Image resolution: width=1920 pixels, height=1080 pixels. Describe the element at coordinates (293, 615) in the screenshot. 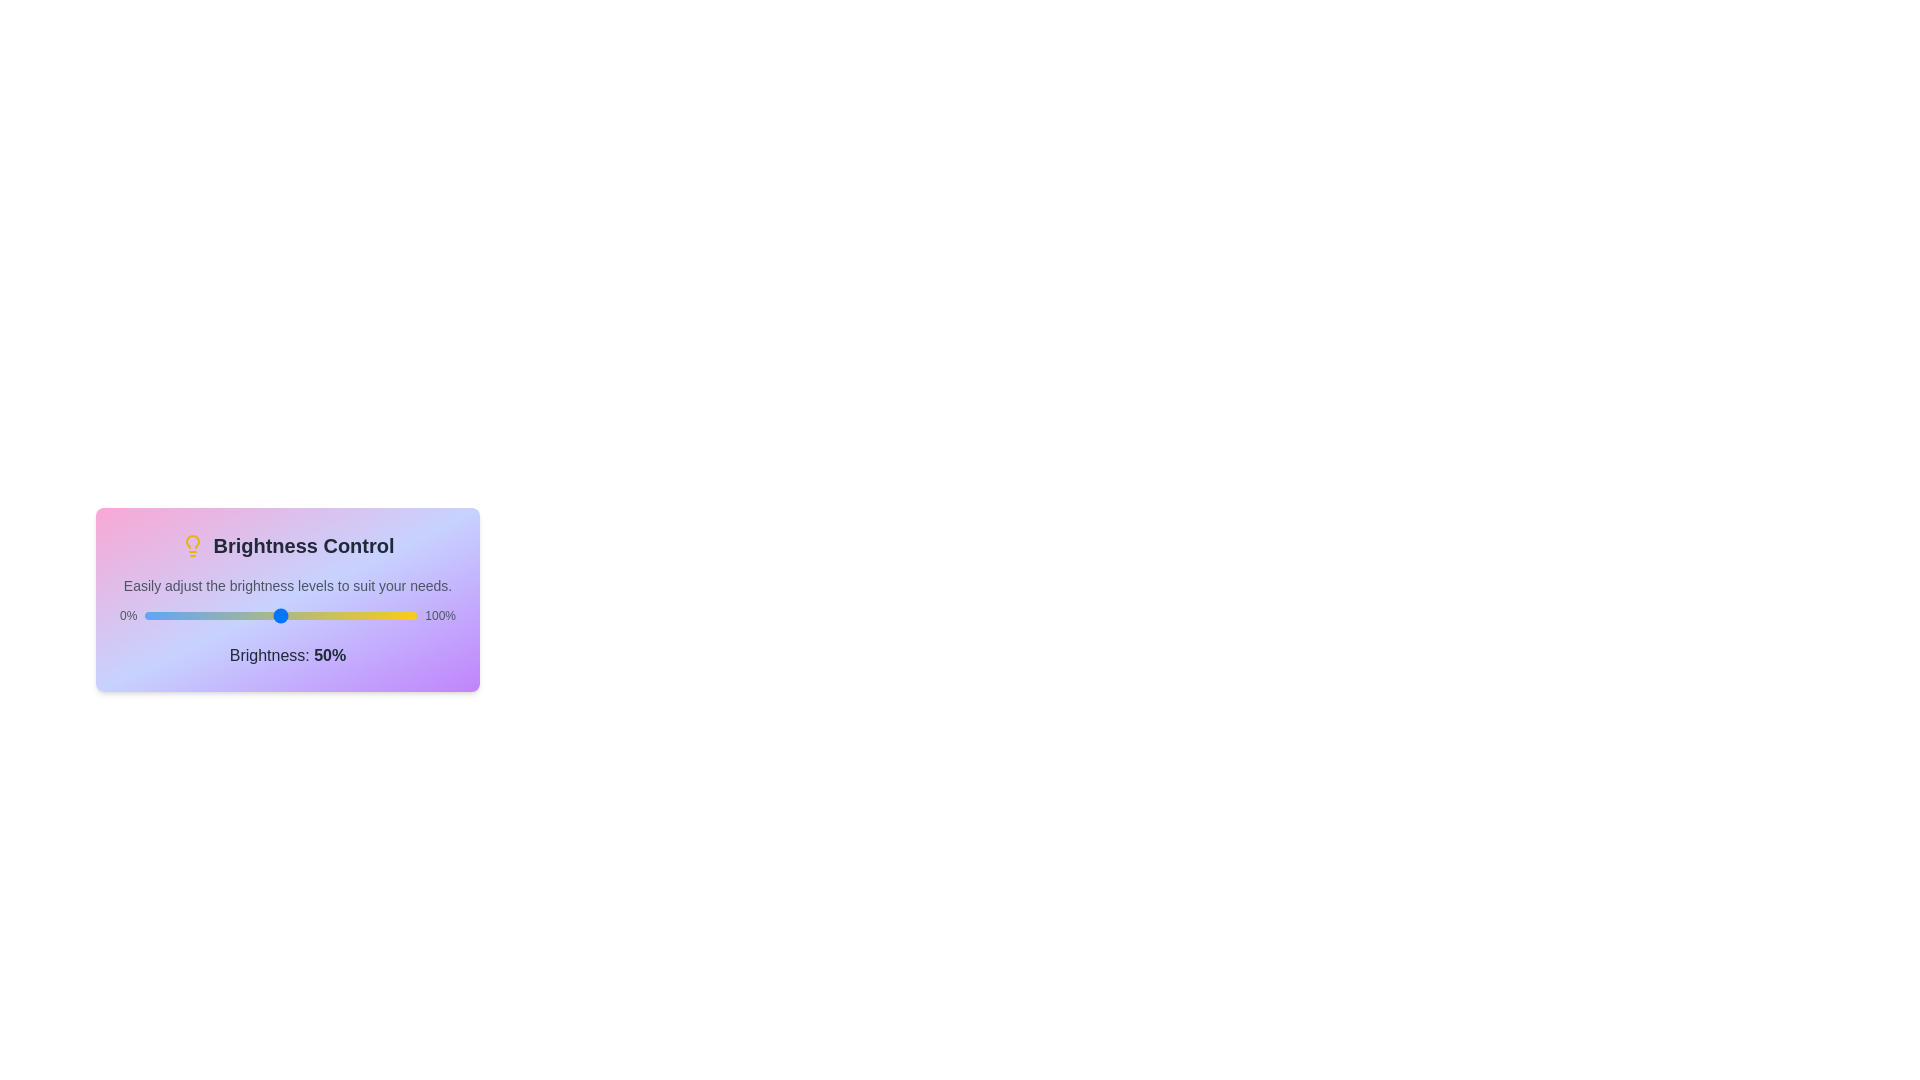

I see `the brightness to 55% by moving the slider` at that location.